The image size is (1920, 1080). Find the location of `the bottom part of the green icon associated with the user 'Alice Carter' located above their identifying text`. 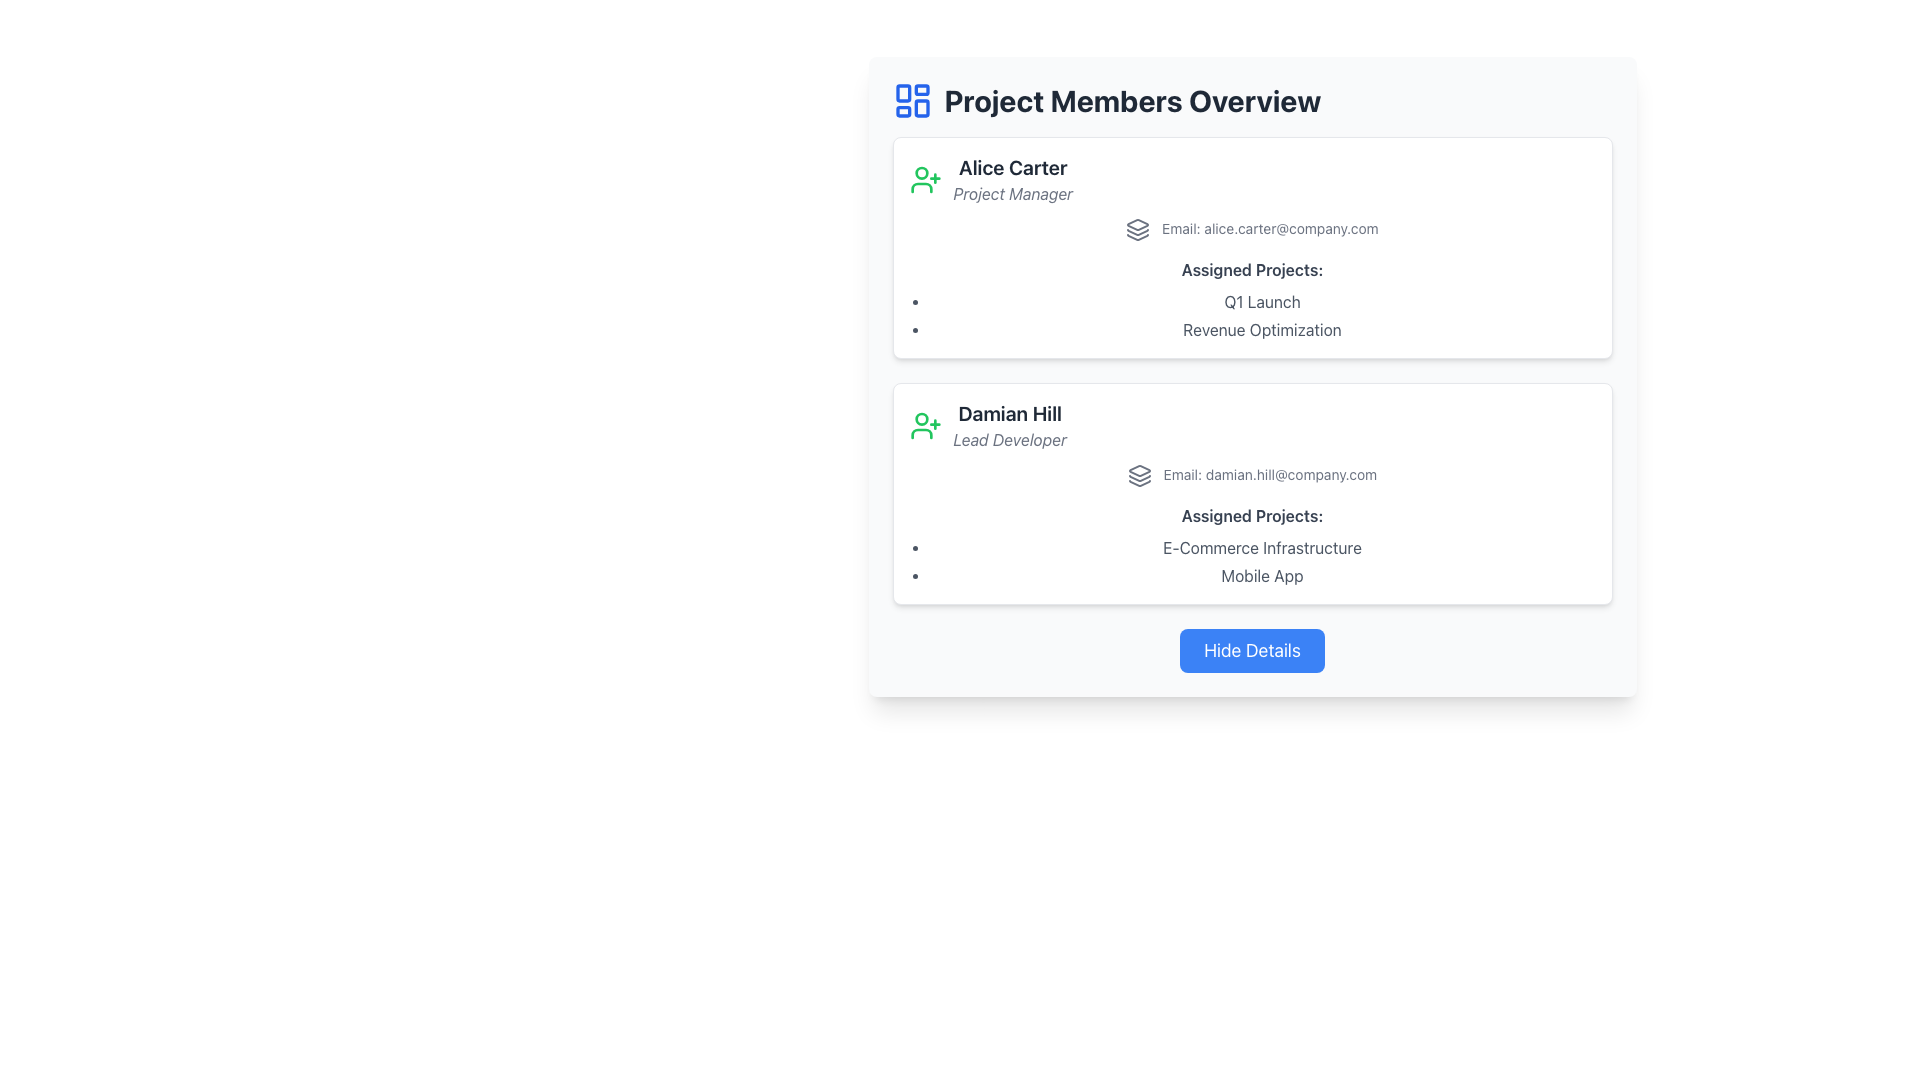

the bottom part of the green icon associated with the user 'Alice Carter' located above their identifying text is located at coordinates (920, 188).